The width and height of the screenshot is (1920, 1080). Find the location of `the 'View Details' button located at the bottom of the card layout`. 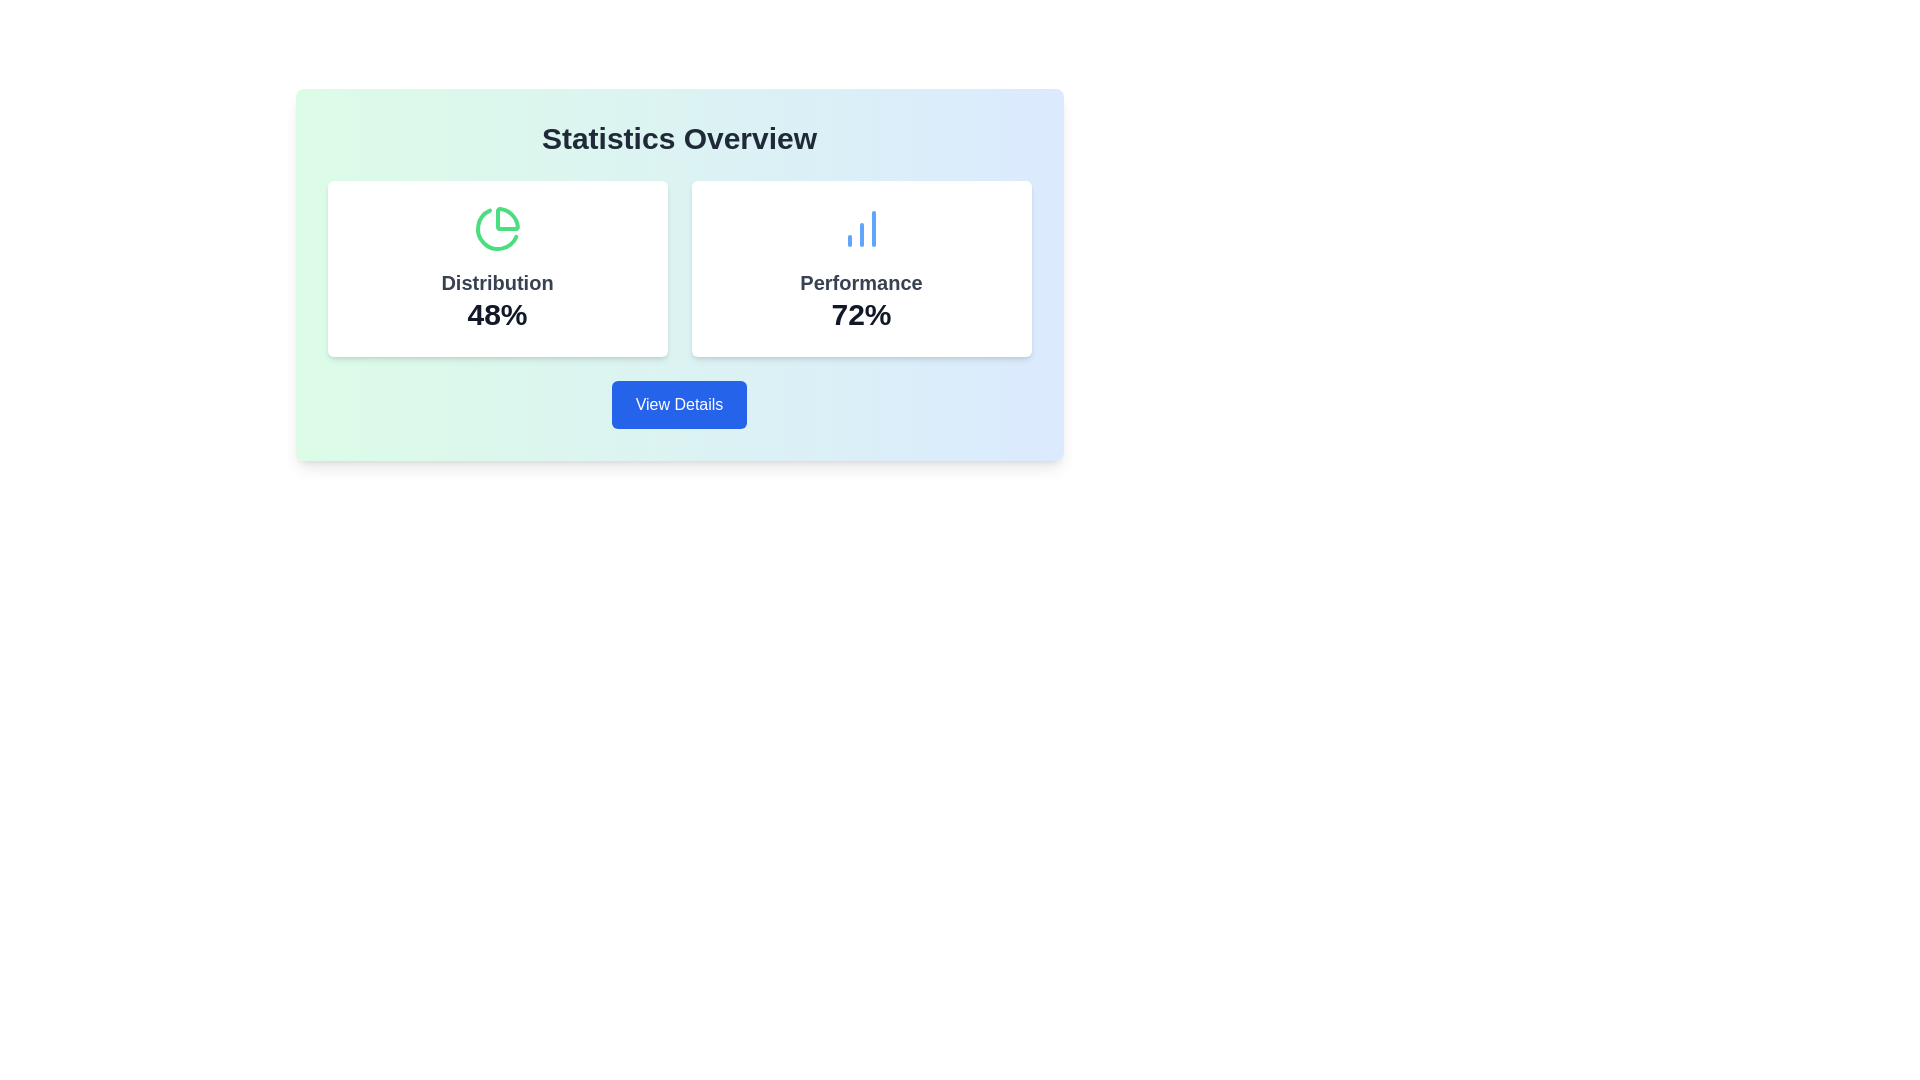

the 'View Details' button located at the bottom of the card layout is located at coordinates (679, 405).